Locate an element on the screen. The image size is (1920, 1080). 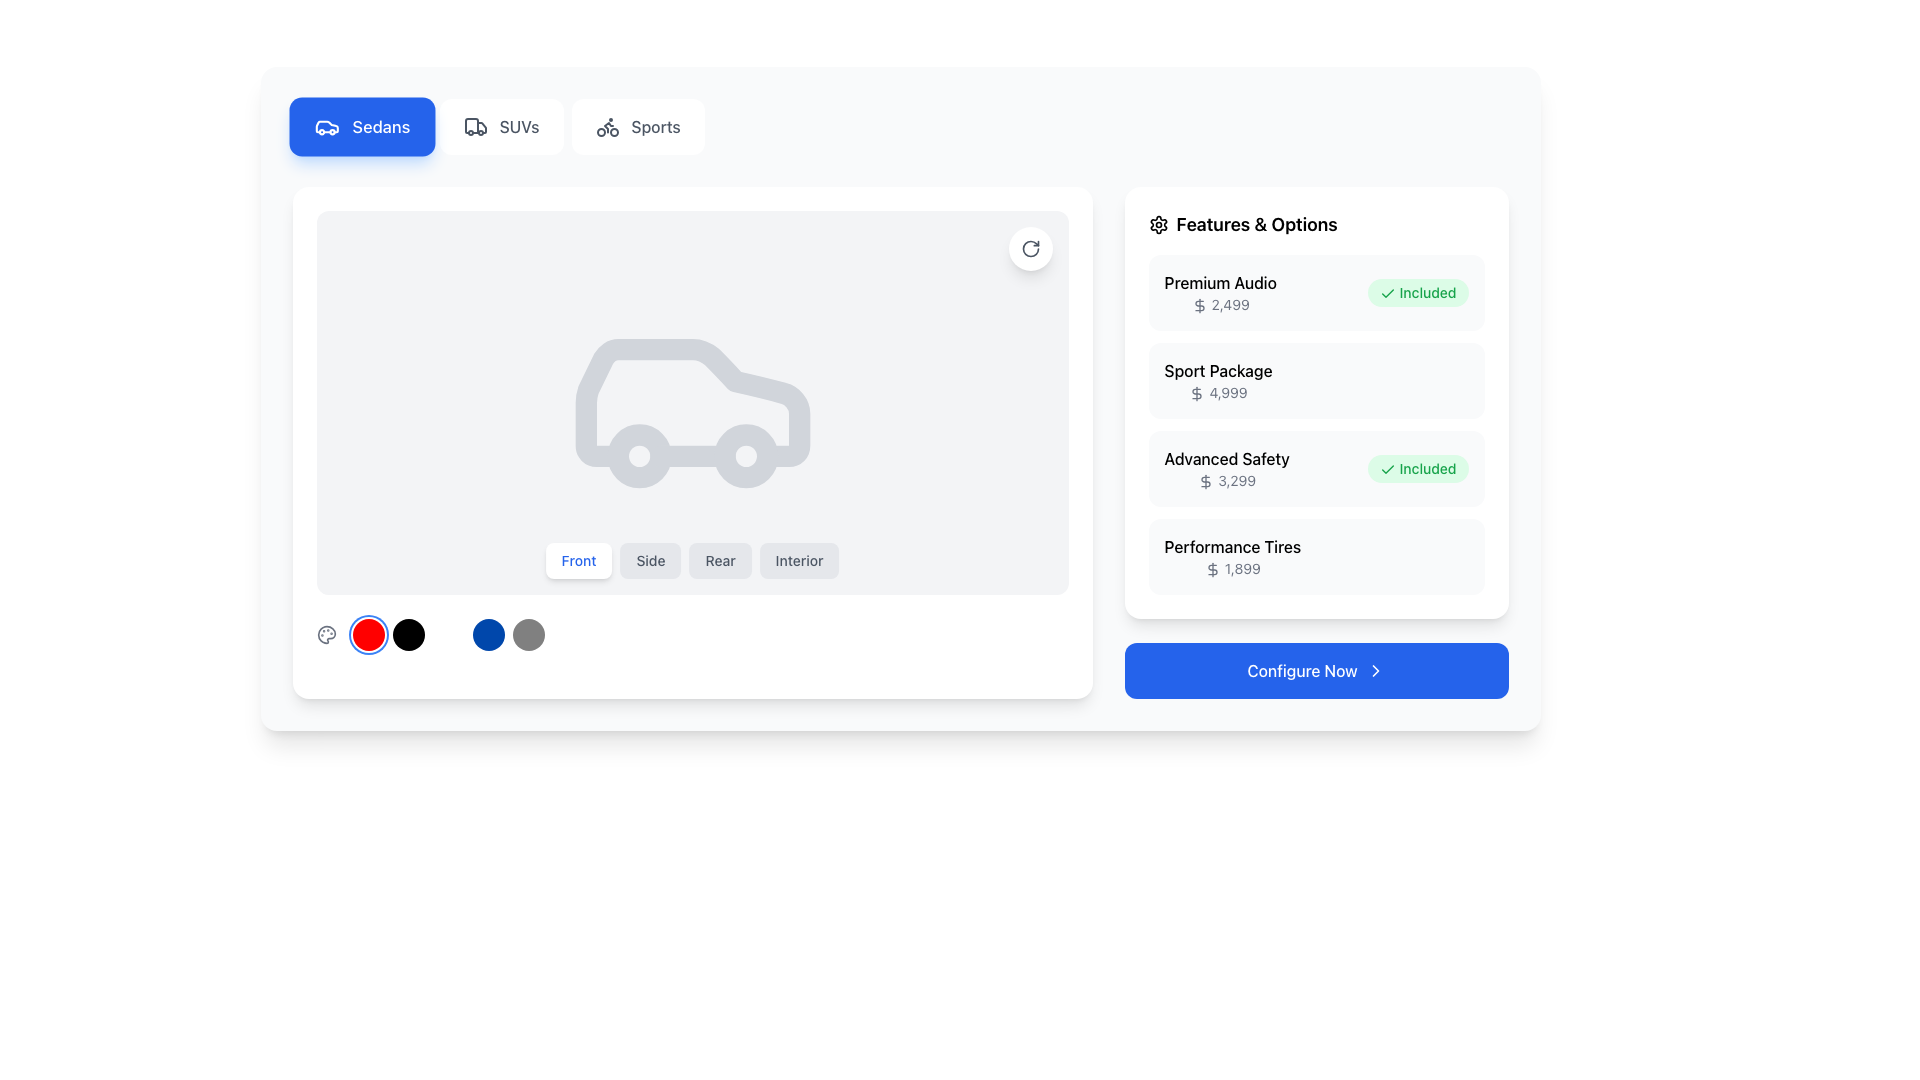
the dollar sign icon ('$') located next to the price '3,299' under the 'Advanced Safety' feature in the 'Features & Options' section on the right-hand panel is located at coordinates (1205, 482).